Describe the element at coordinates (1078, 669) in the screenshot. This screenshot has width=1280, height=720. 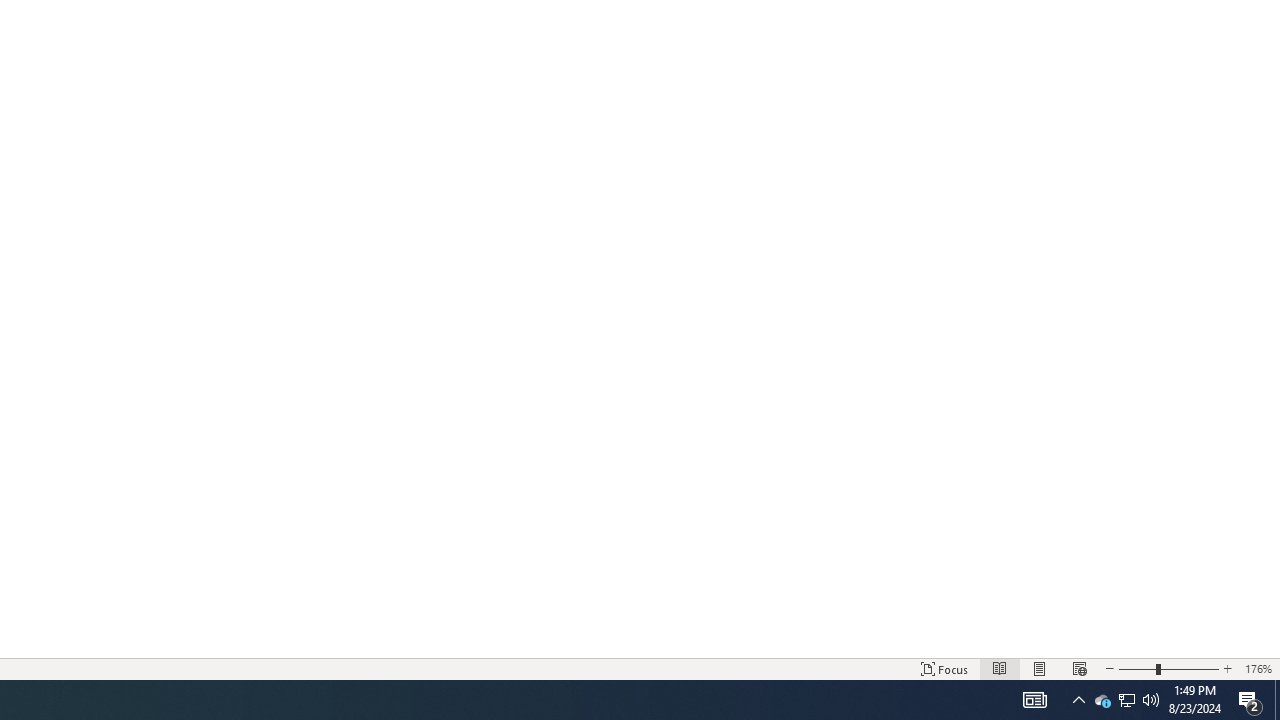
I see `'Web Layout'` at that location.